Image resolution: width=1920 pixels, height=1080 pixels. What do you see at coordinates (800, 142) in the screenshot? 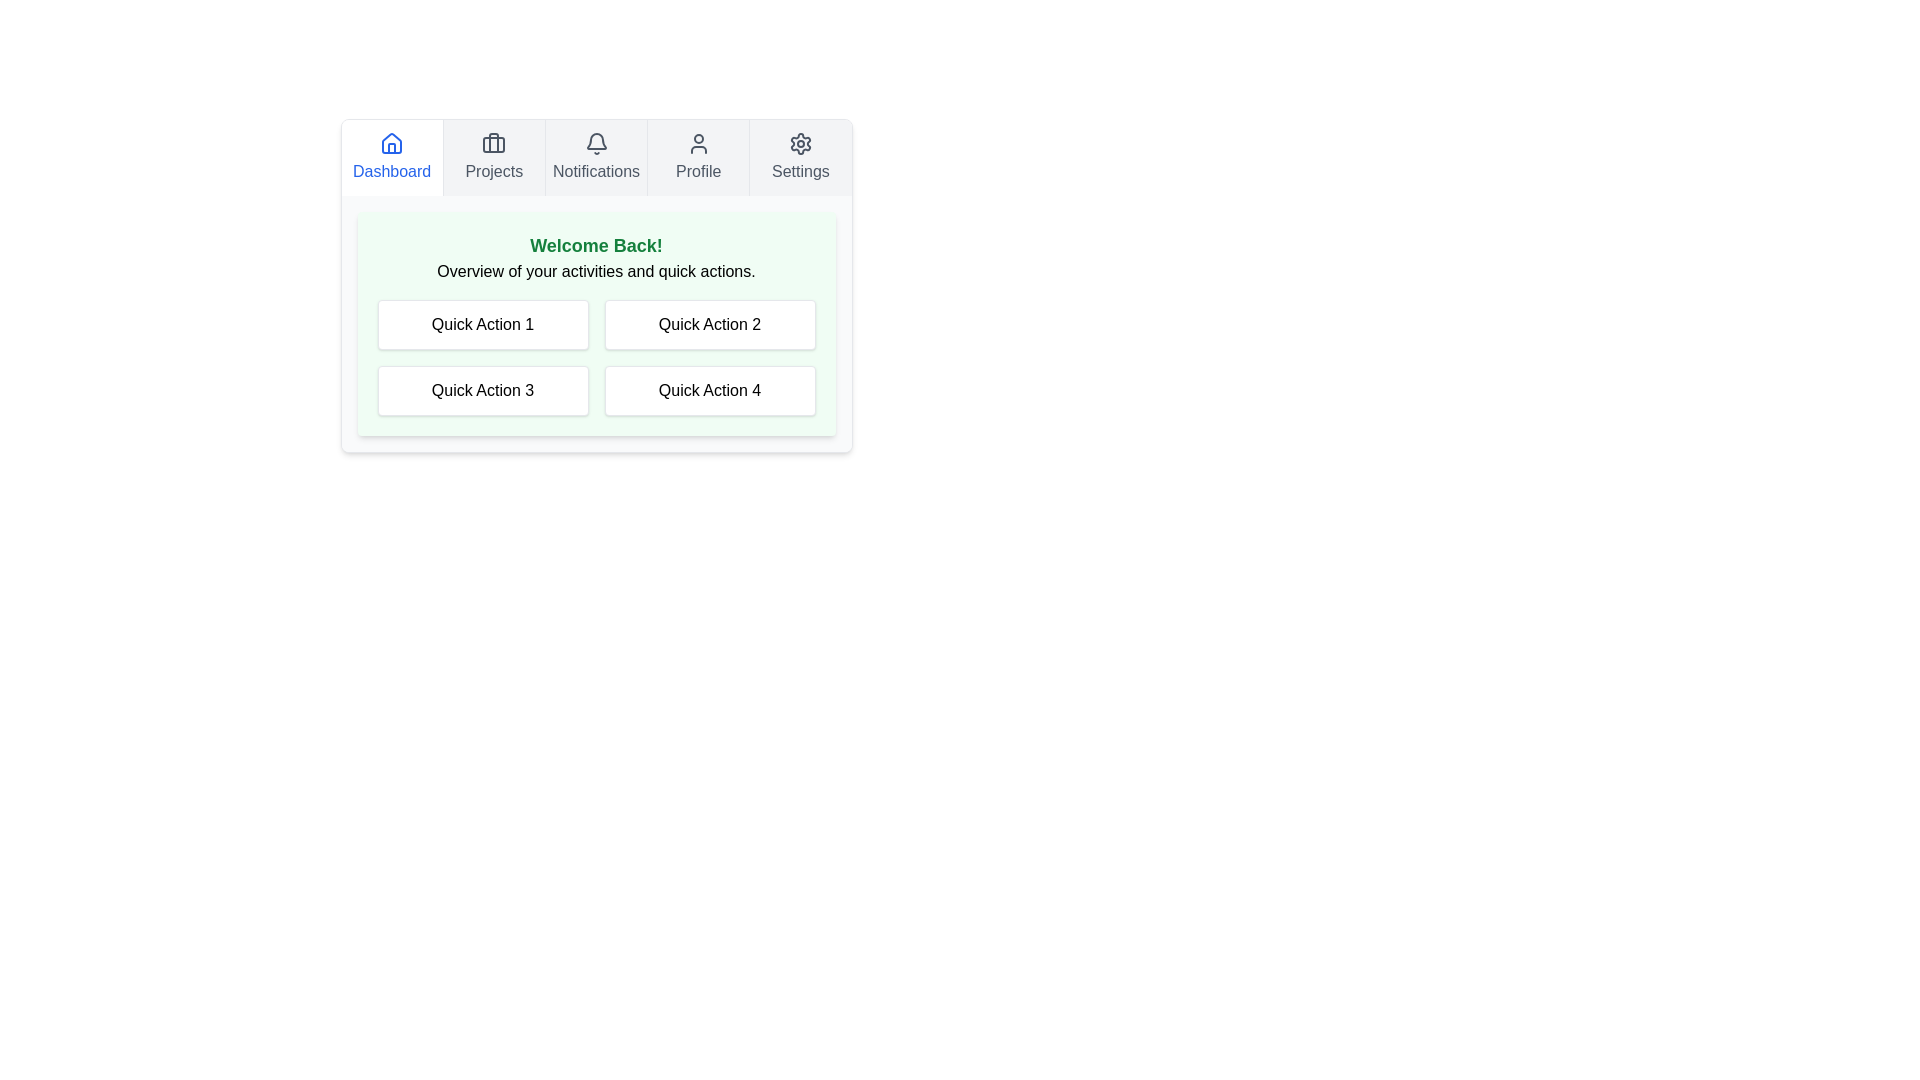
I see `the circular gear-like icon representing settings, located in the top-right corner of the navigation bar` at bounding box center [800, 142].